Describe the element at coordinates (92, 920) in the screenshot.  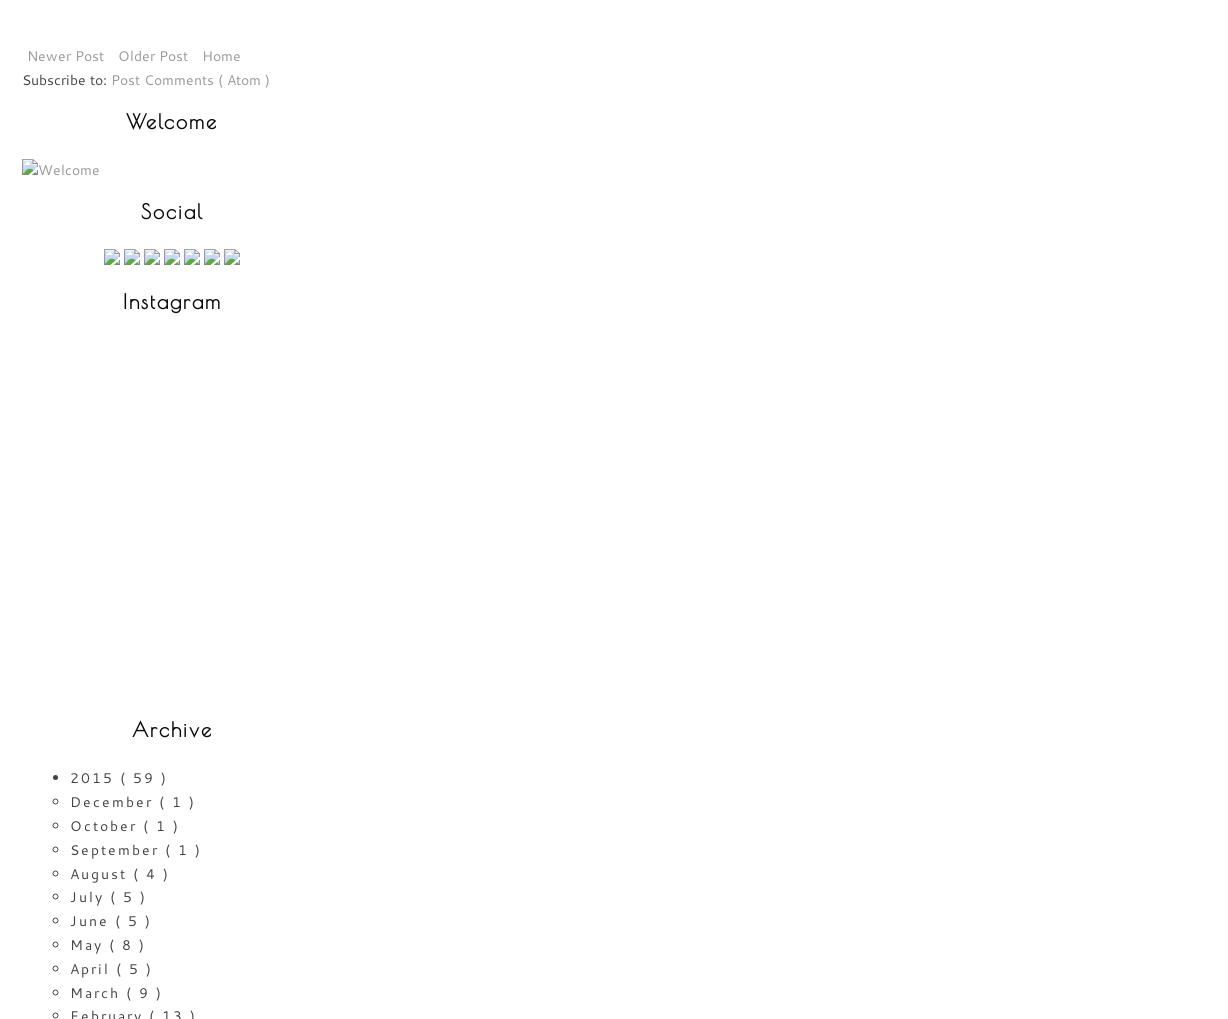
I see `'June'` at that location.